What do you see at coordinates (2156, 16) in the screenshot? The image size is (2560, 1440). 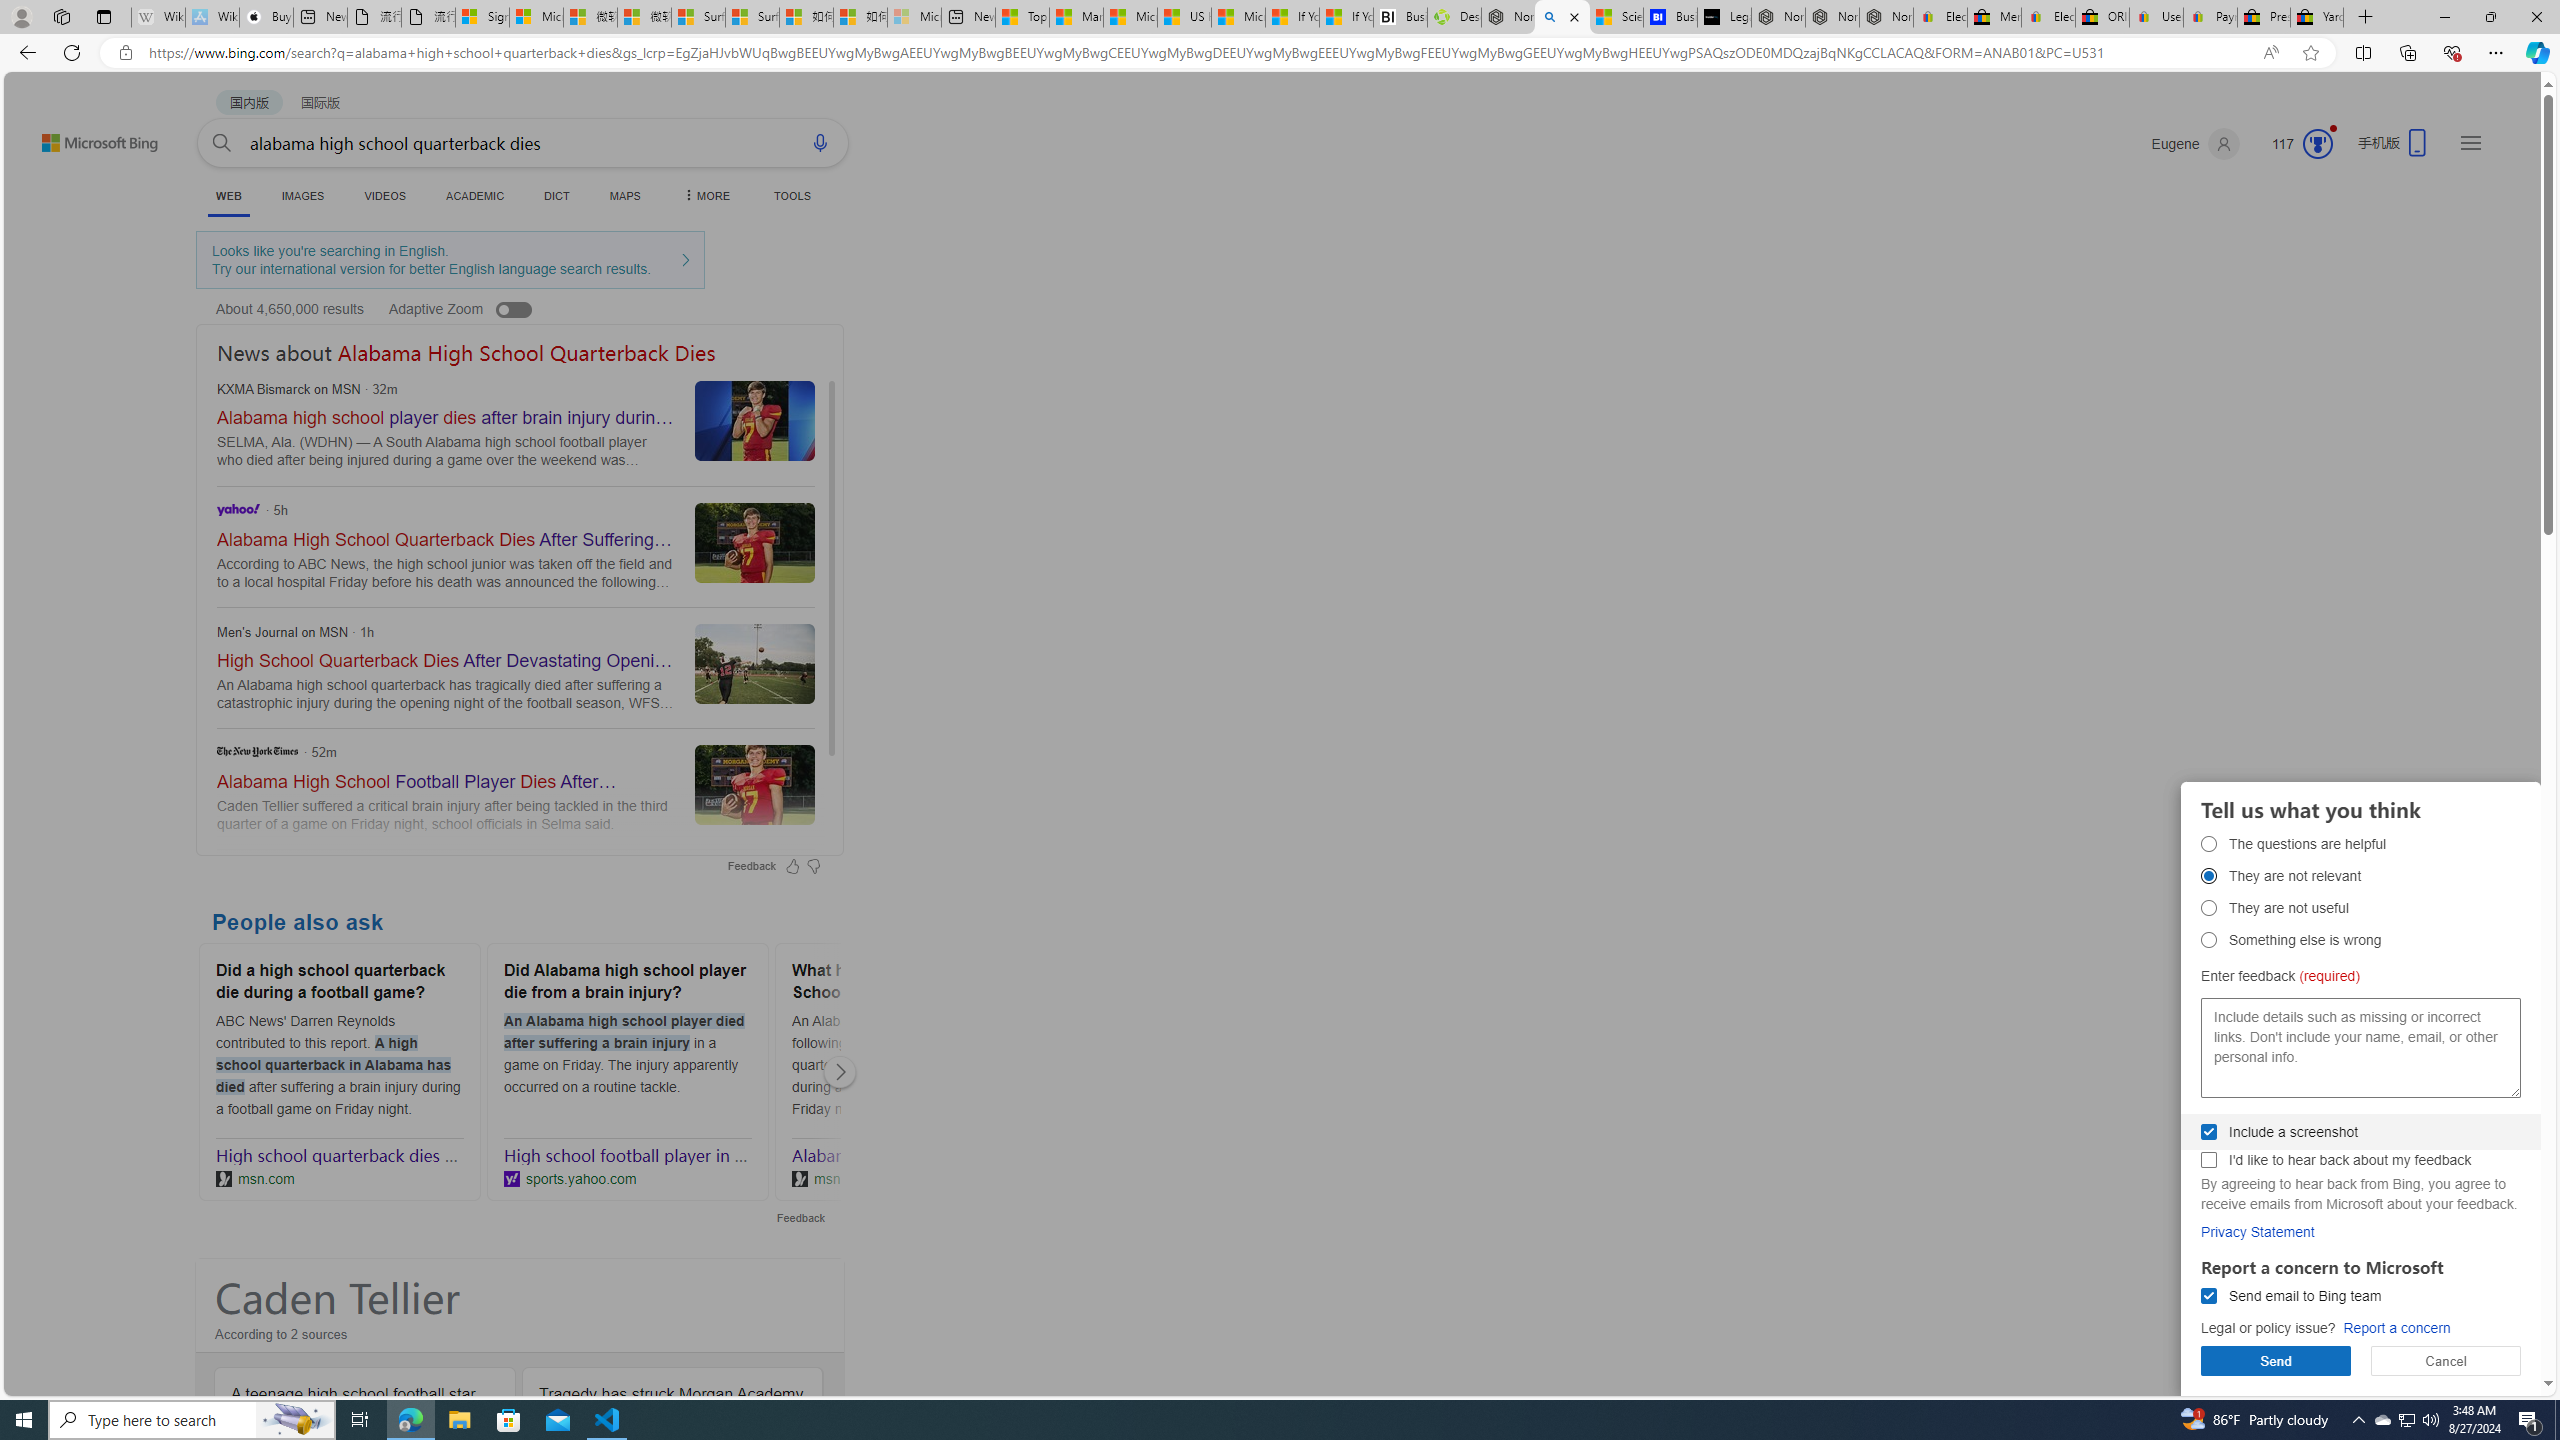 I see `'User Privacy Notice | eBay'` at bounding box center [2156, 16].